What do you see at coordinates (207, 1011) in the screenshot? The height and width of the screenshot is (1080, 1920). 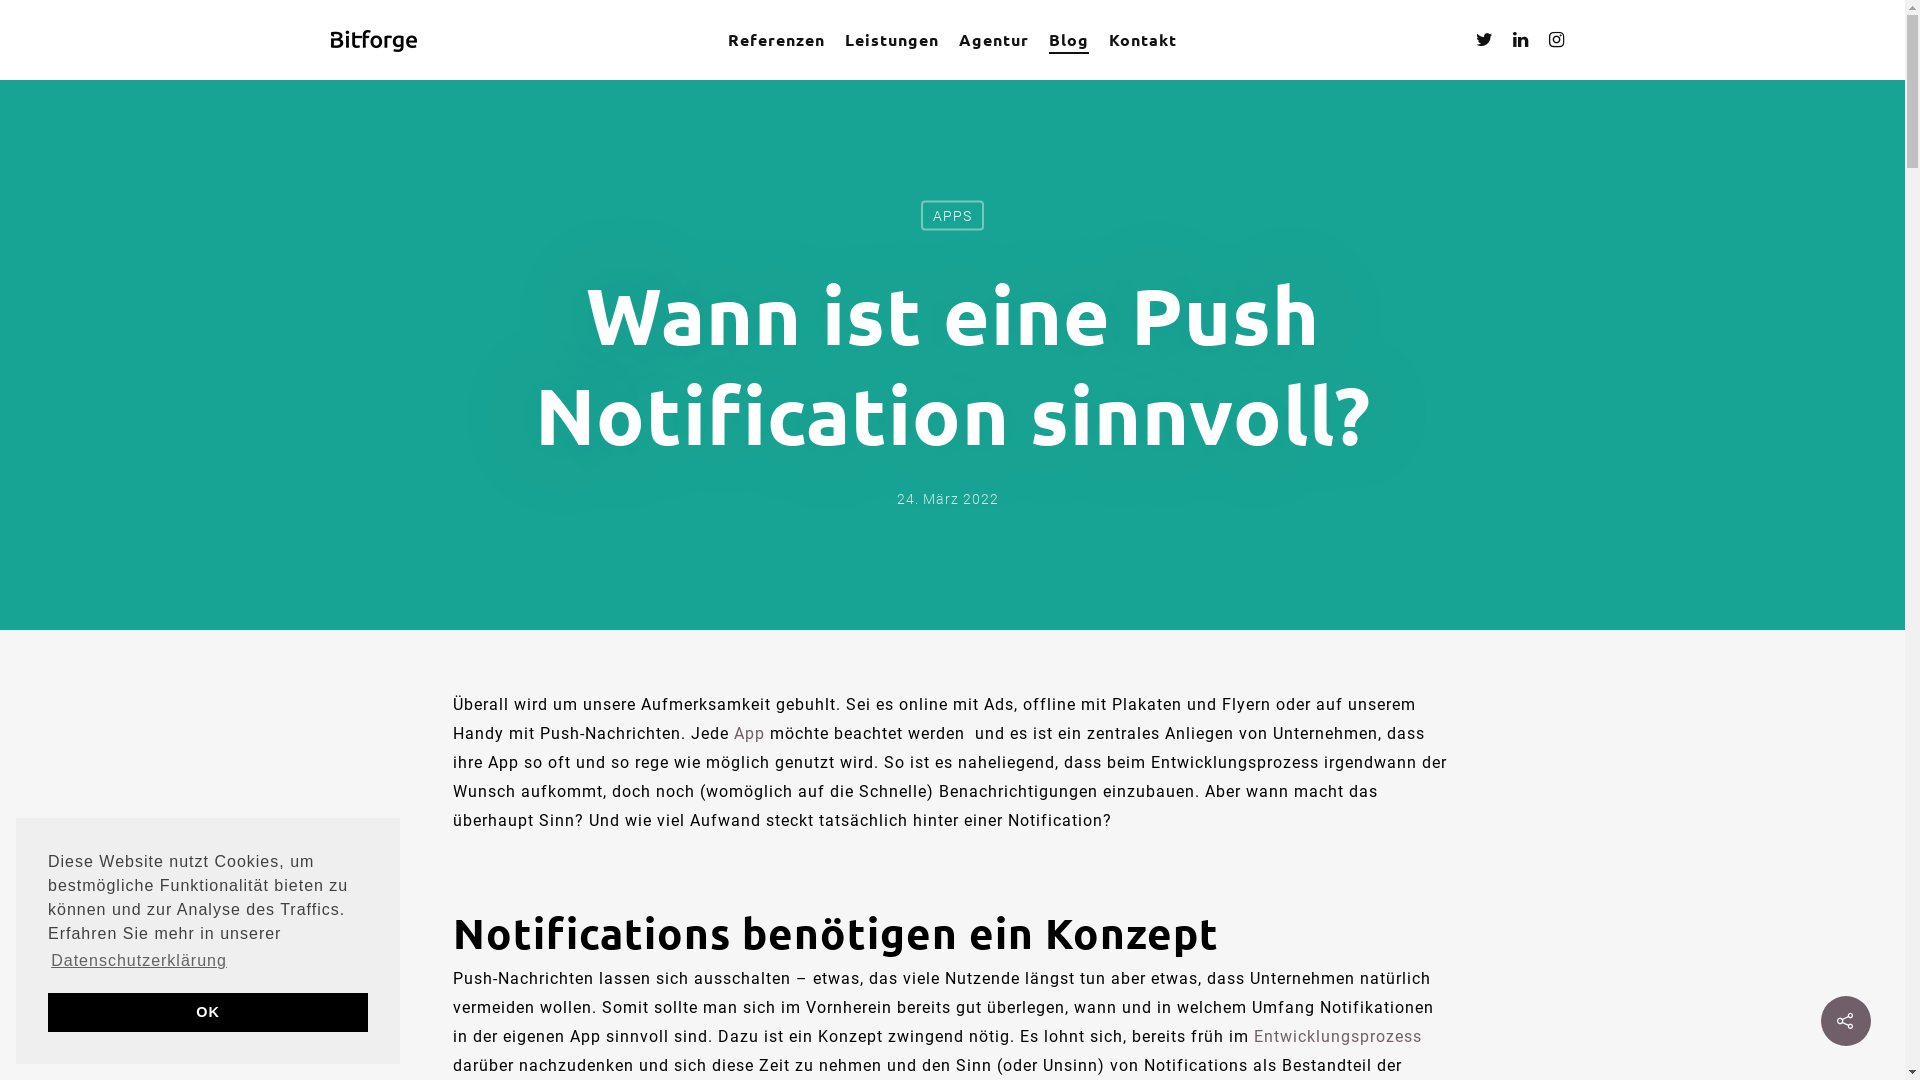 I see `'OK'` at bounding box center [207, 1011].